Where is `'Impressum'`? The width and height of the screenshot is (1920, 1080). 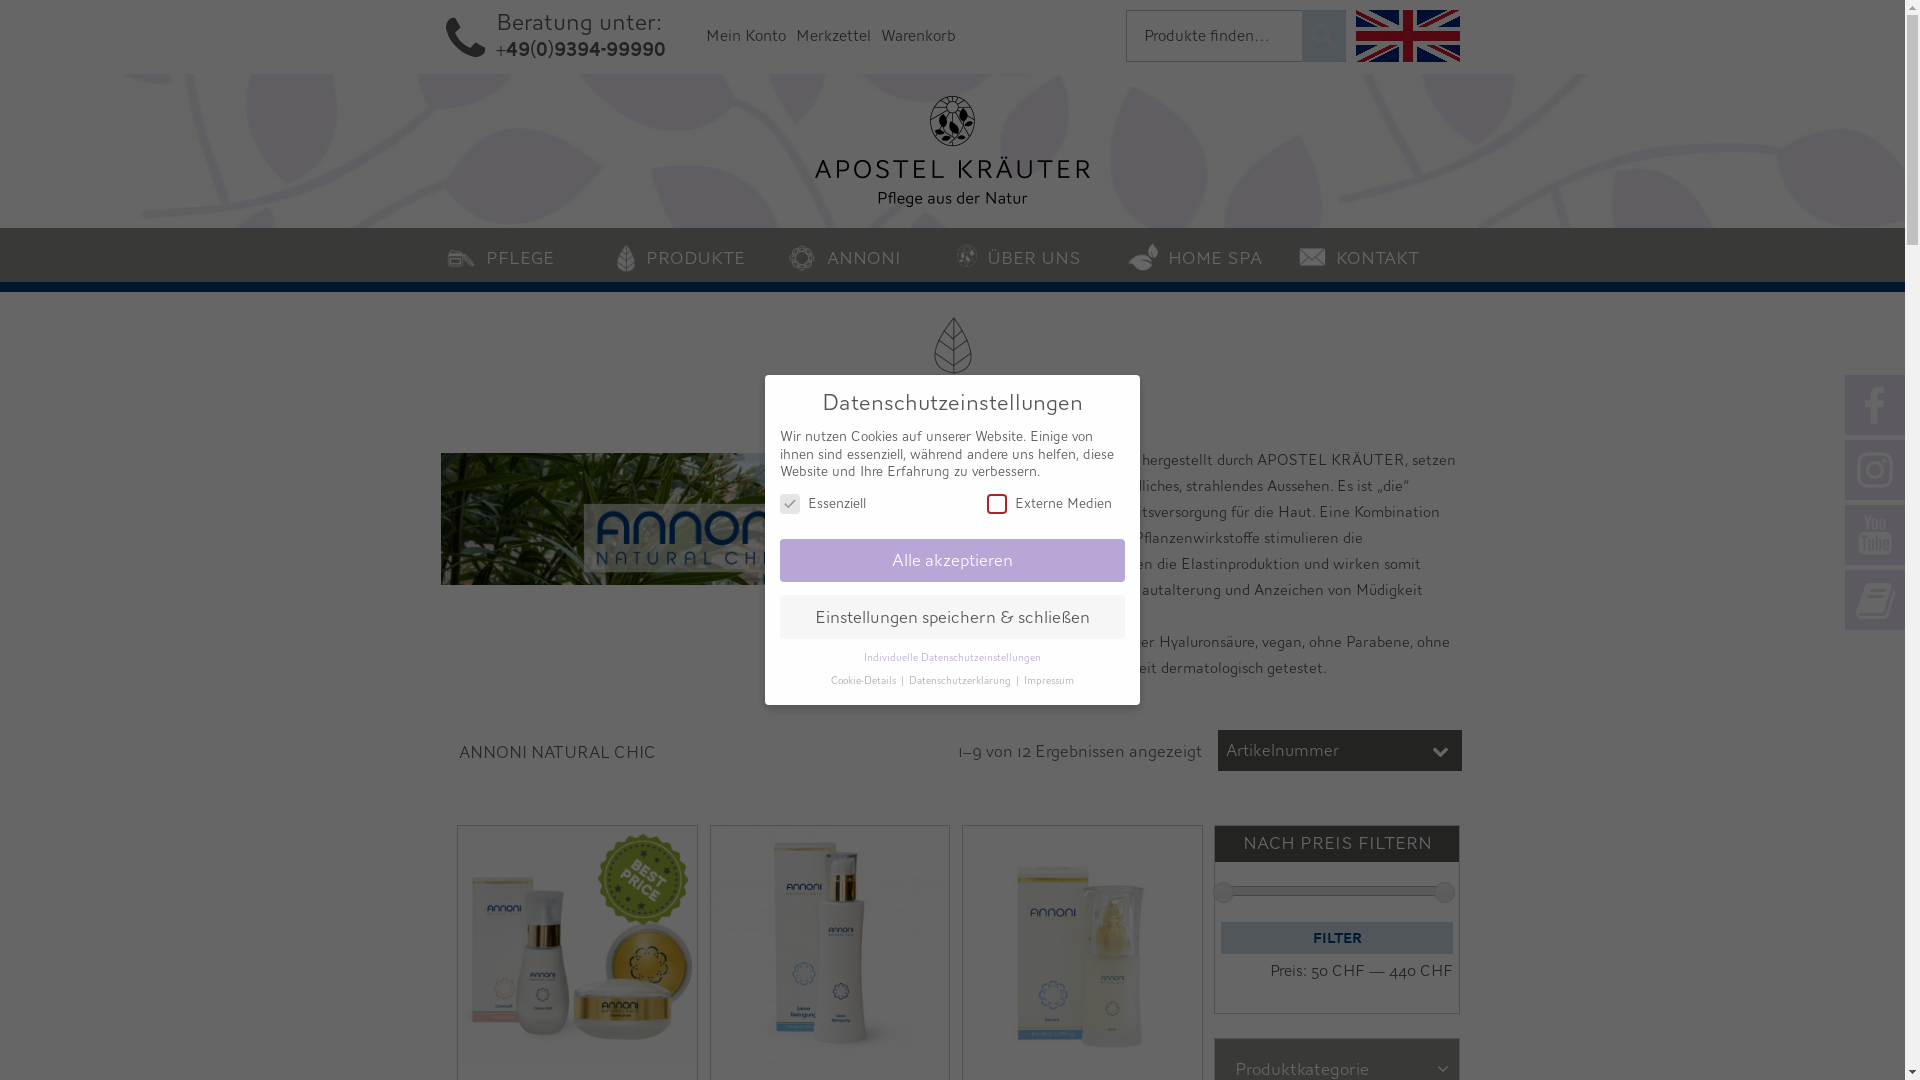 'Impressum' is located at coordinates (1048, 680).